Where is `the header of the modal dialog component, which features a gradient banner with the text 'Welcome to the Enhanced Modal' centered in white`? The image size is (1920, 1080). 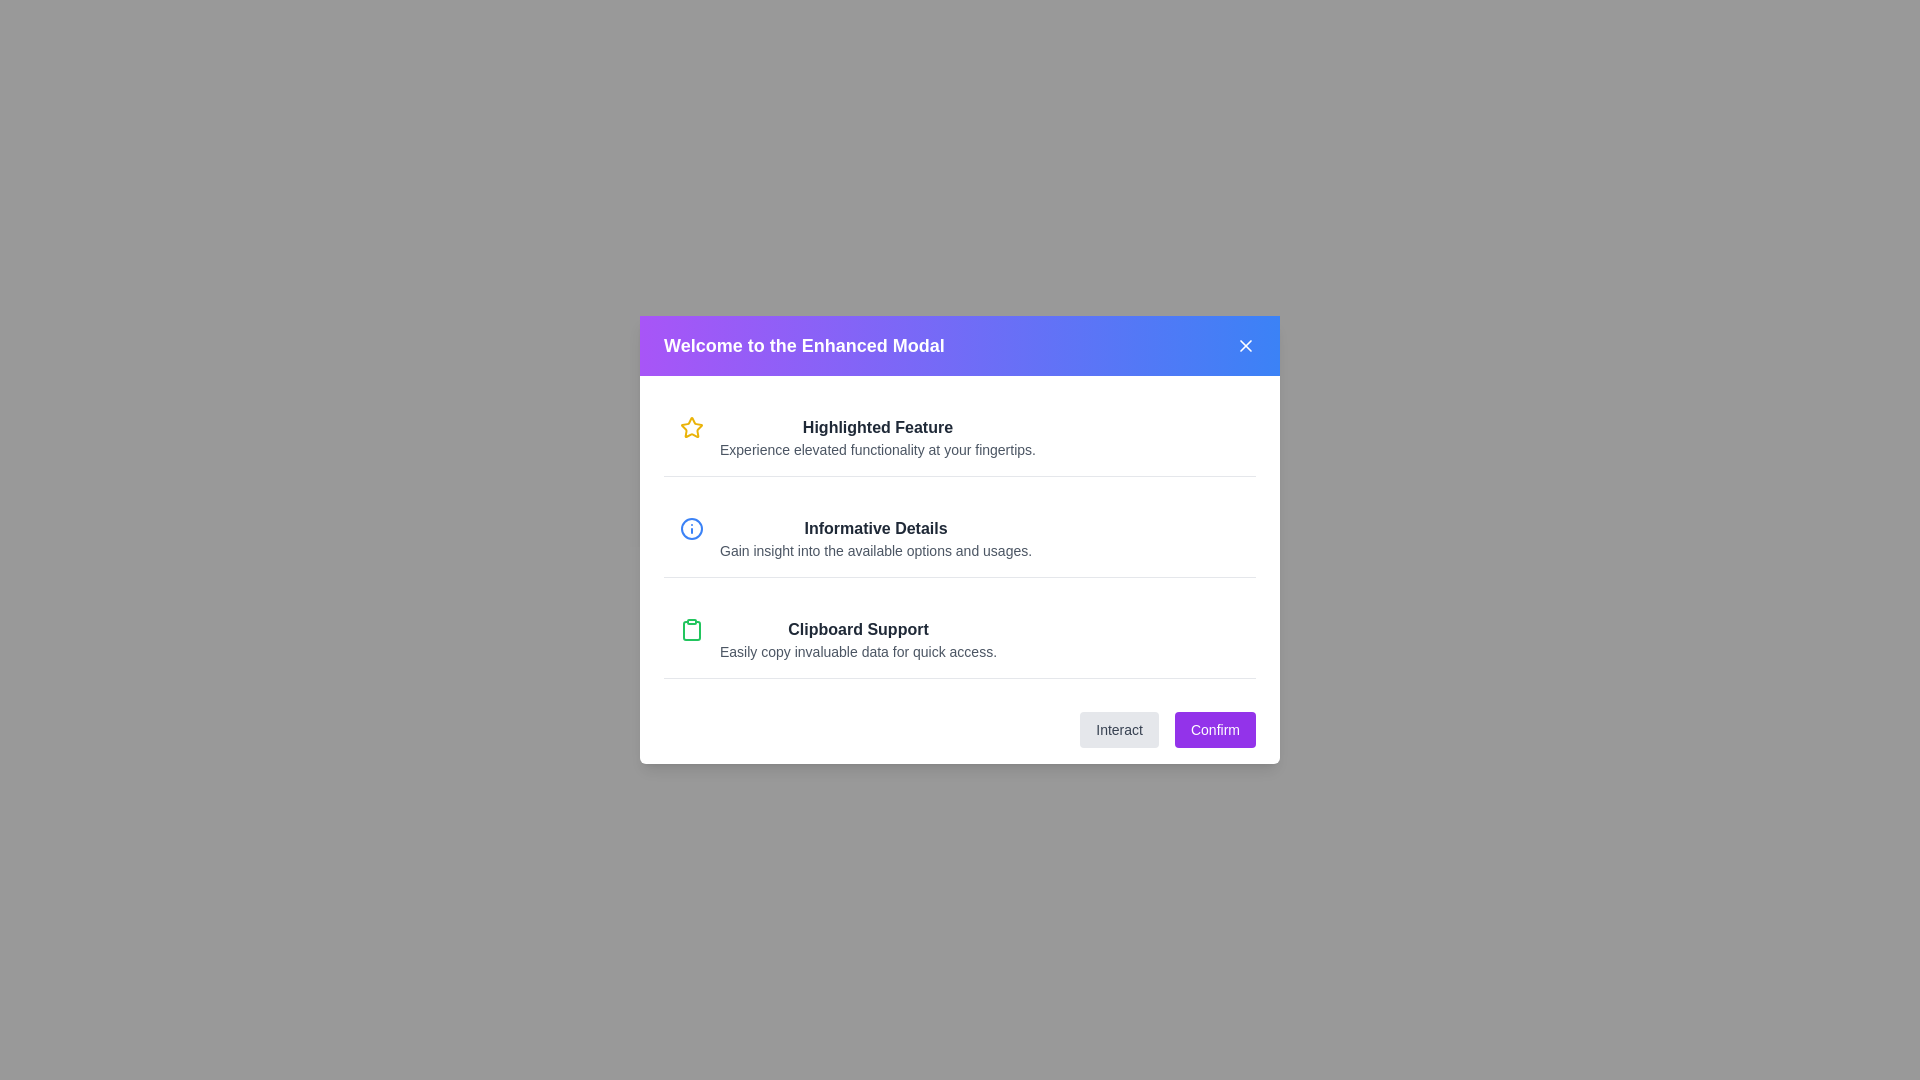
the header of the modal dialog component, which features a gradient banner with the text 'Welcome to the Enhanced Modal' centered in white is located at coordinates (792, 353).